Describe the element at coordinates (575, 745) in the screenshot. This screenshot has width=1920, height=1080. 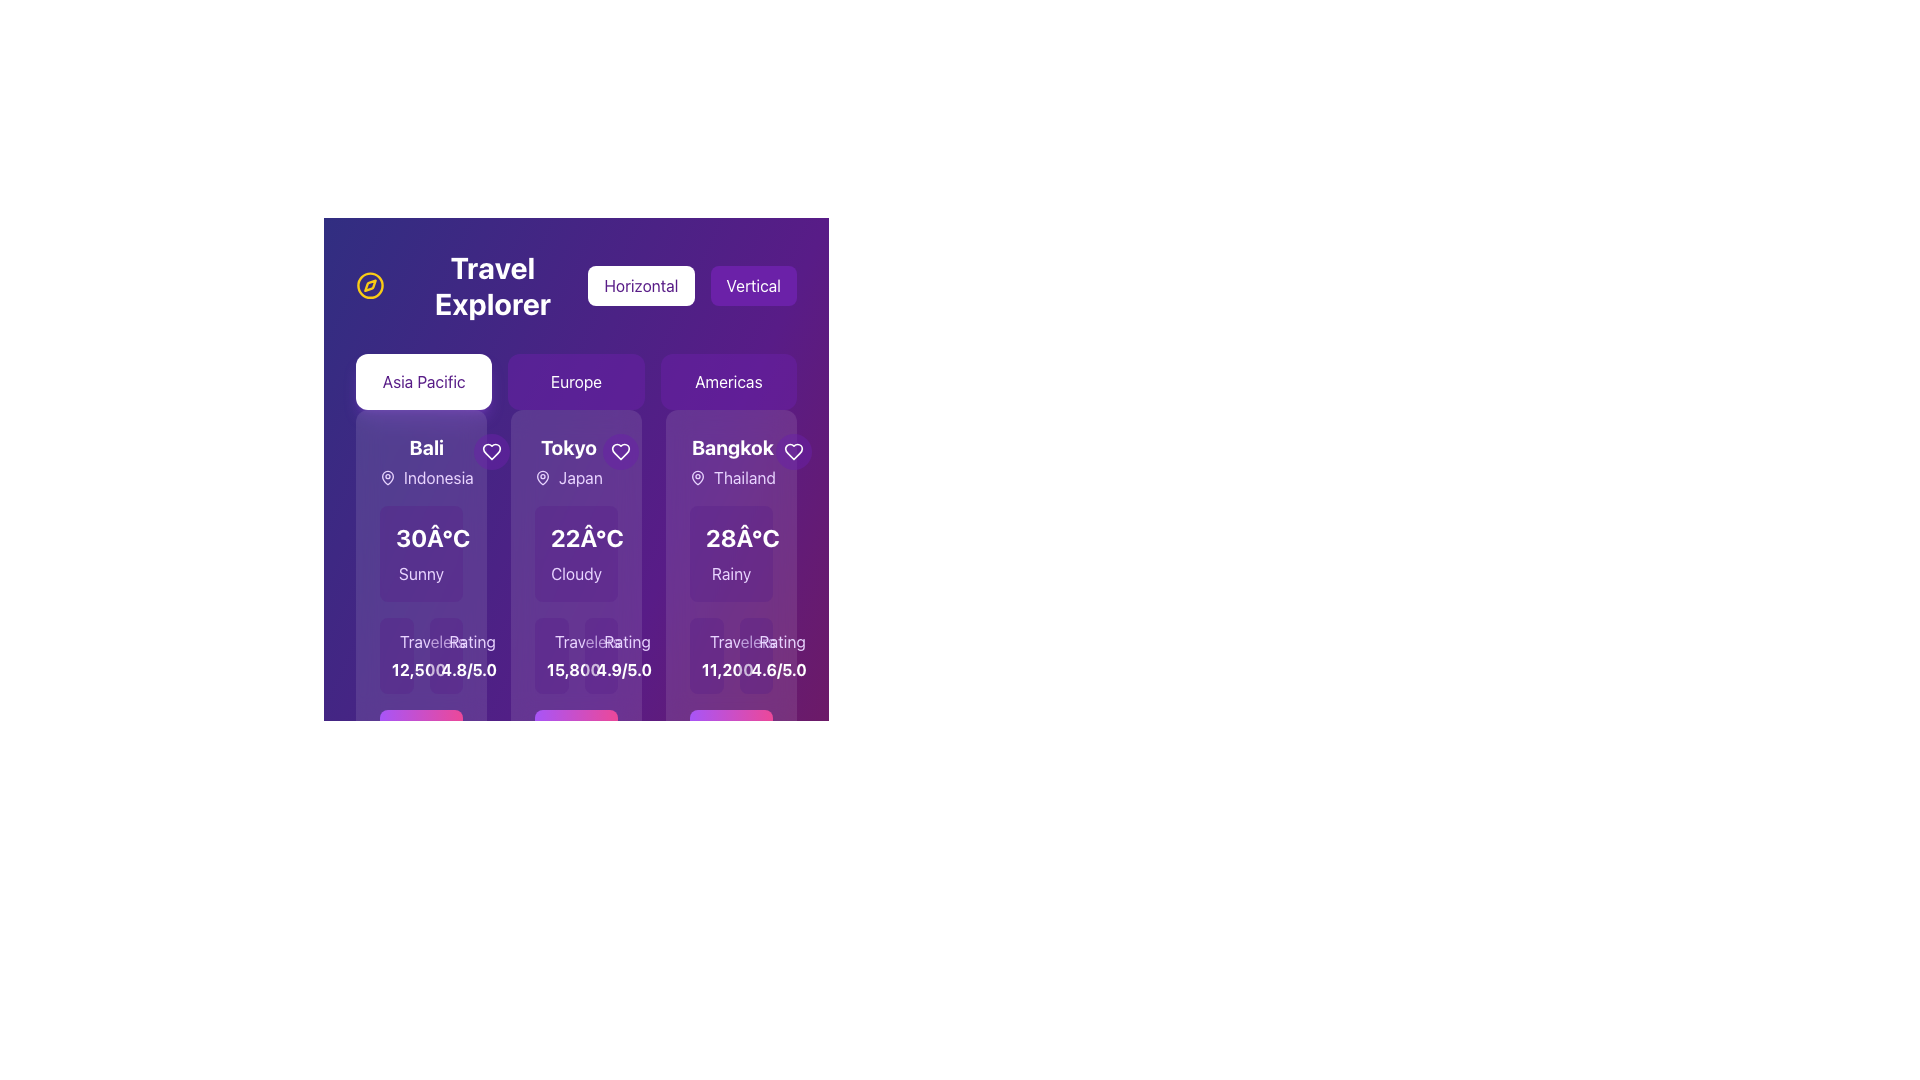
I see `the button located at the bottommost region of the panel dedicated to 'Tokyo, Japan' destination information` at that location.